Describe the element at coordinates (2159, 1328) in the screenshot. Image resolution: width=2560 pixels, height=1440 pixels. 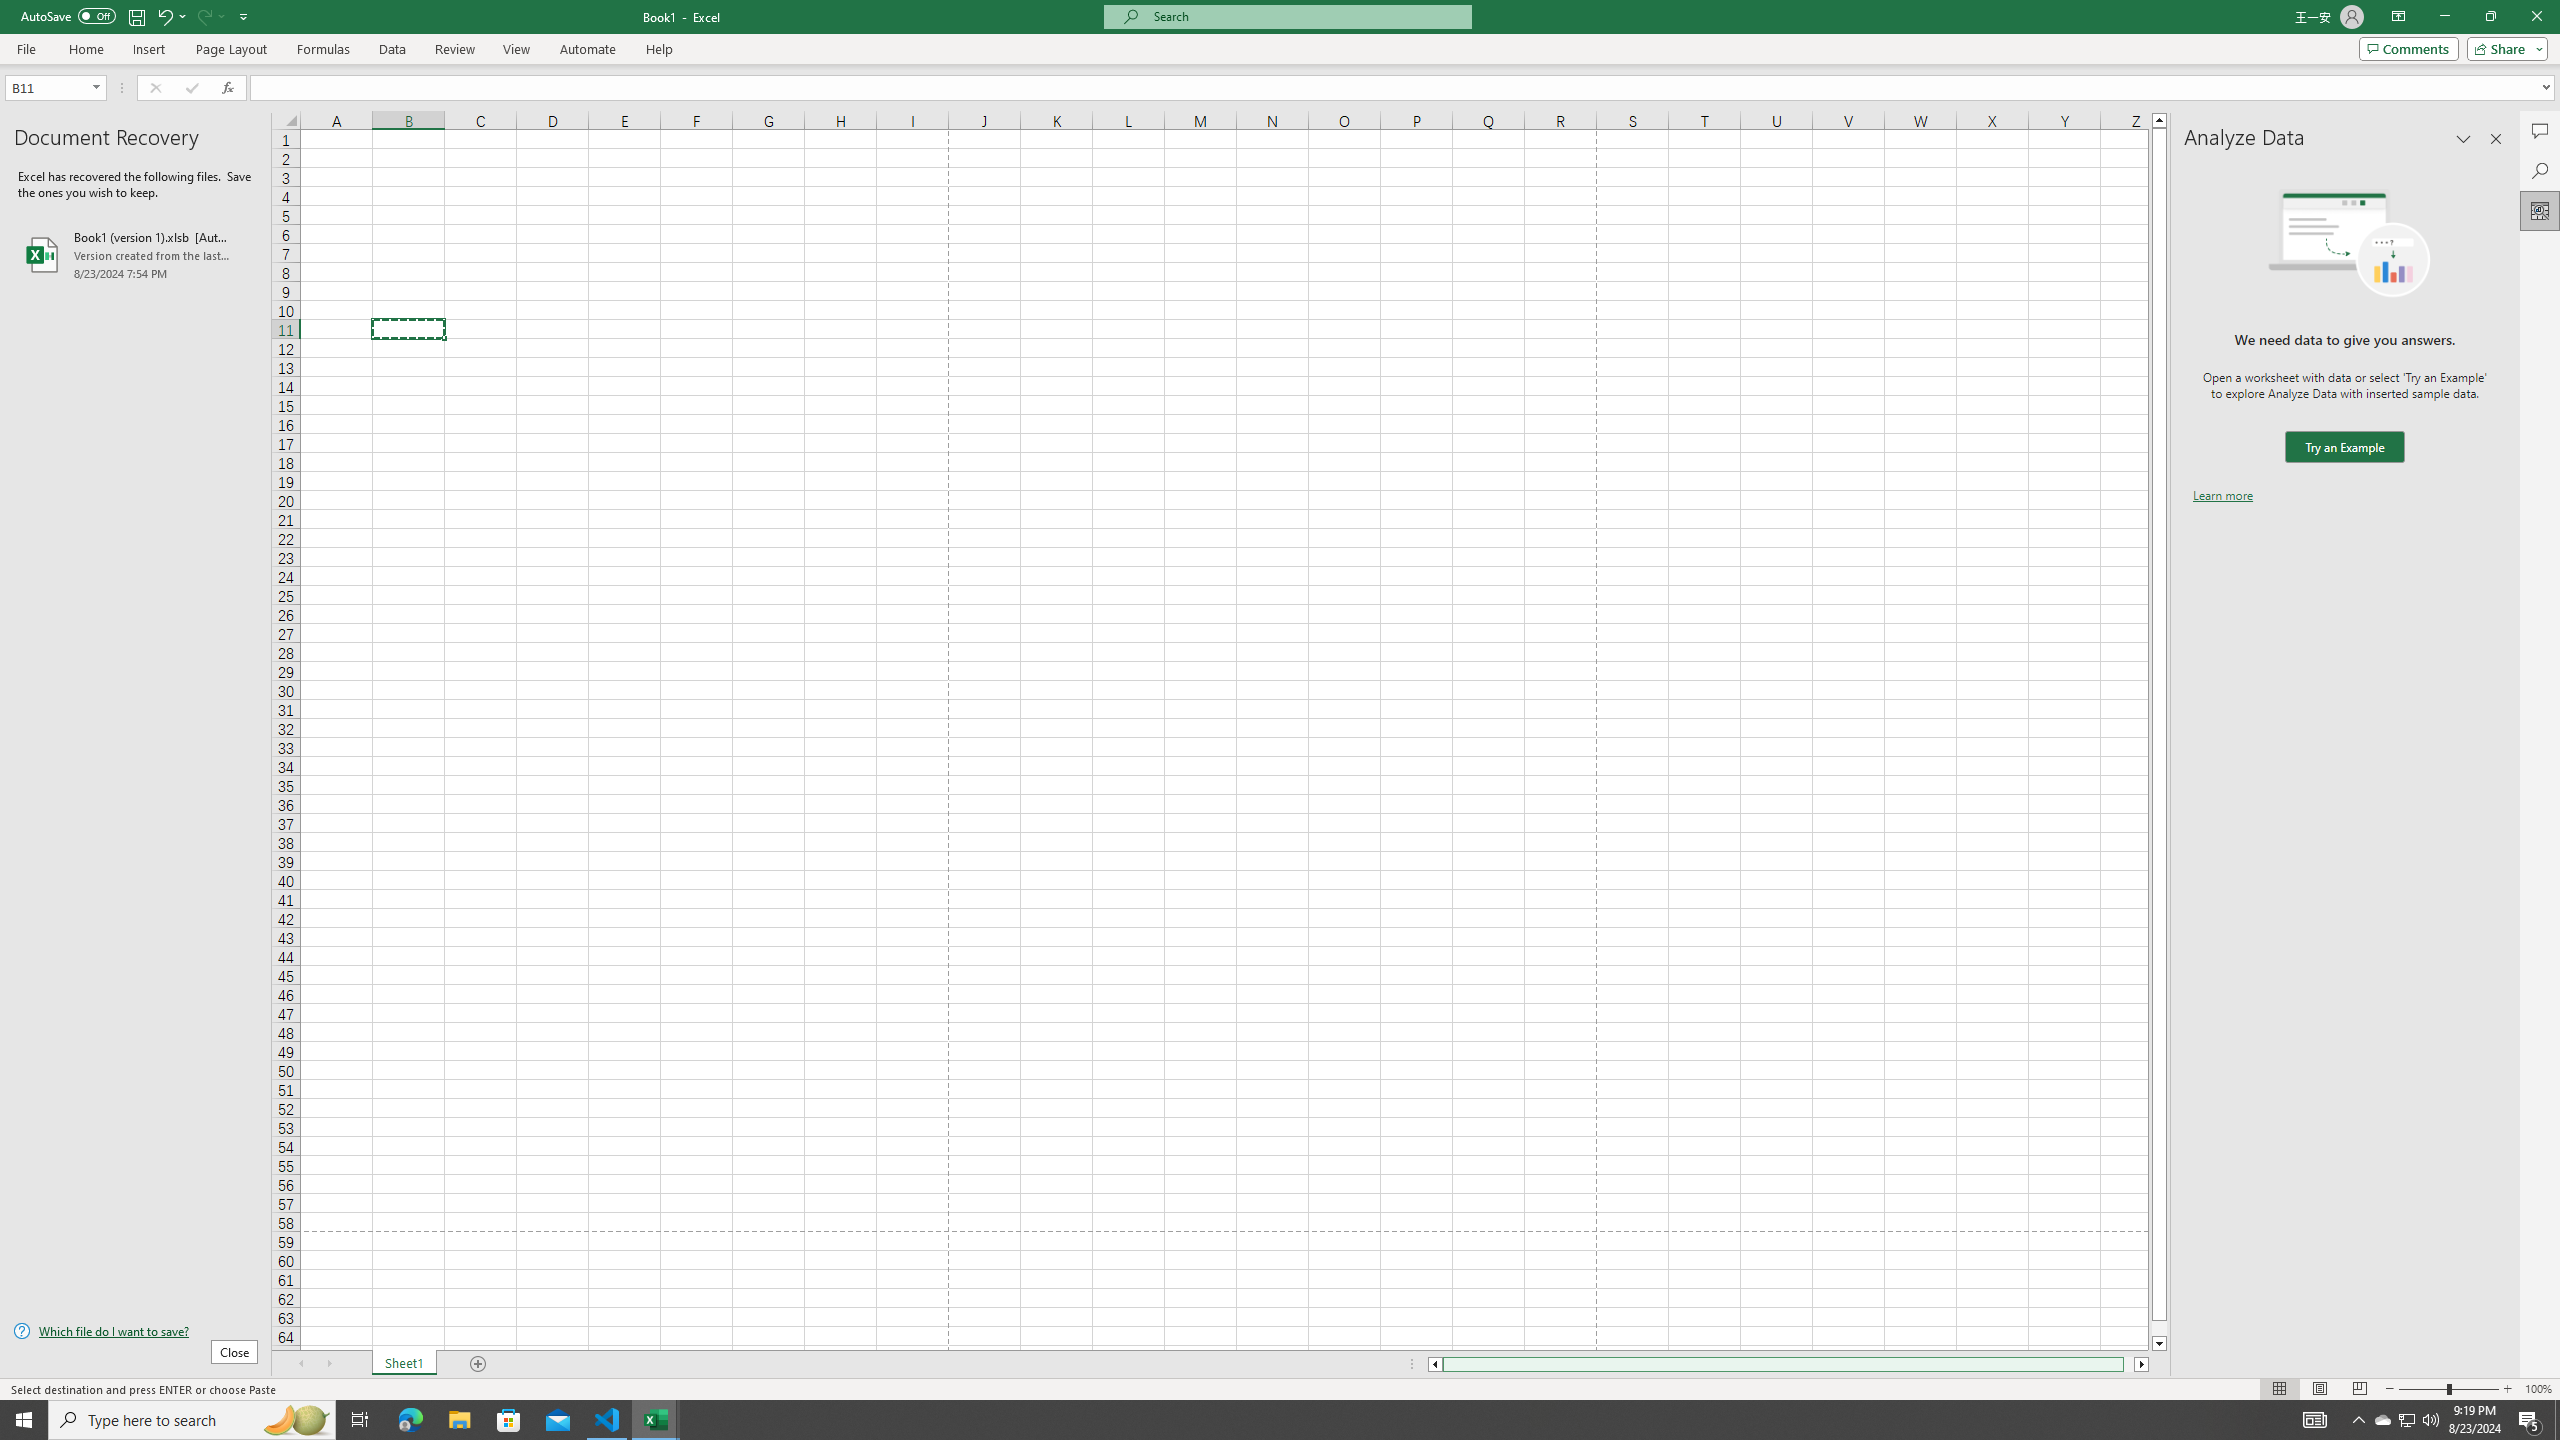
I see `'Page down'` at that location.